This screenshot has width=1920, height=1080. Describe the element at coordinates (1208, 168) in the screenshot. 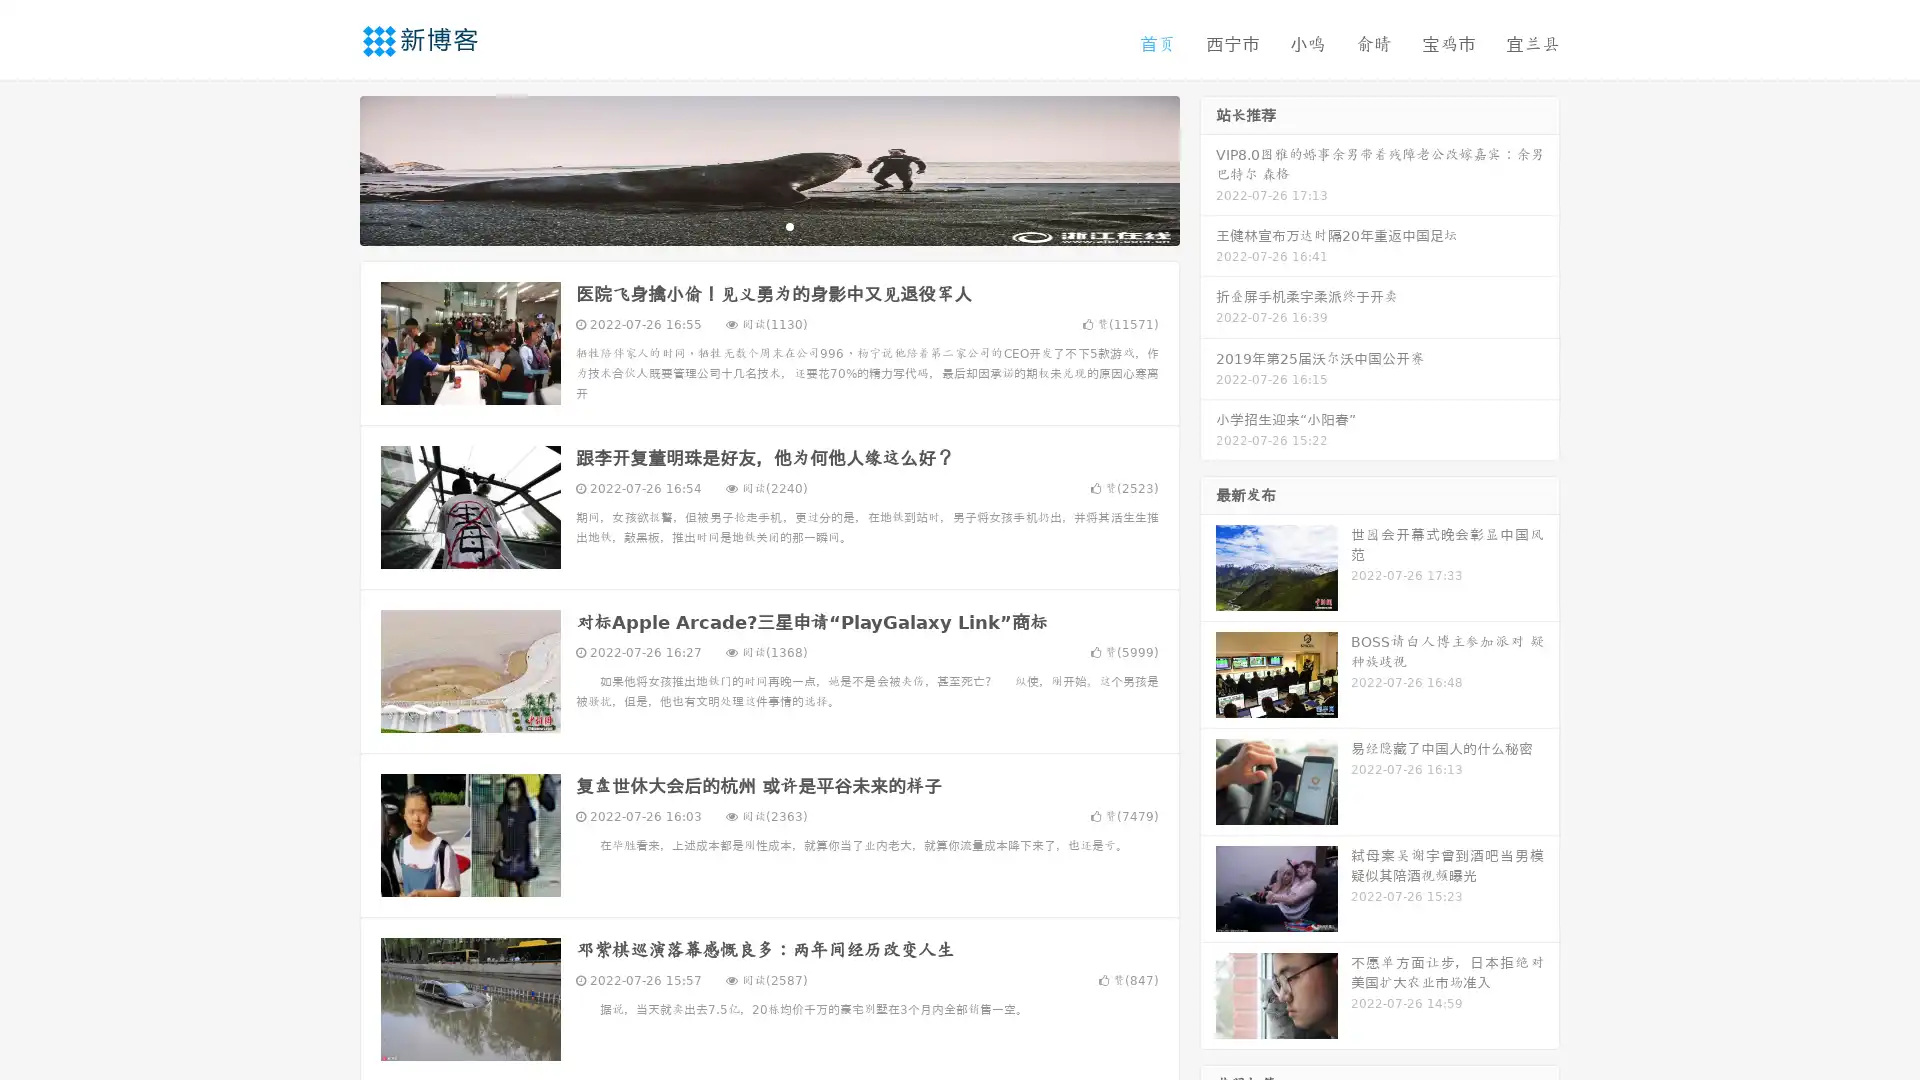

I see `Next slide` at that location.